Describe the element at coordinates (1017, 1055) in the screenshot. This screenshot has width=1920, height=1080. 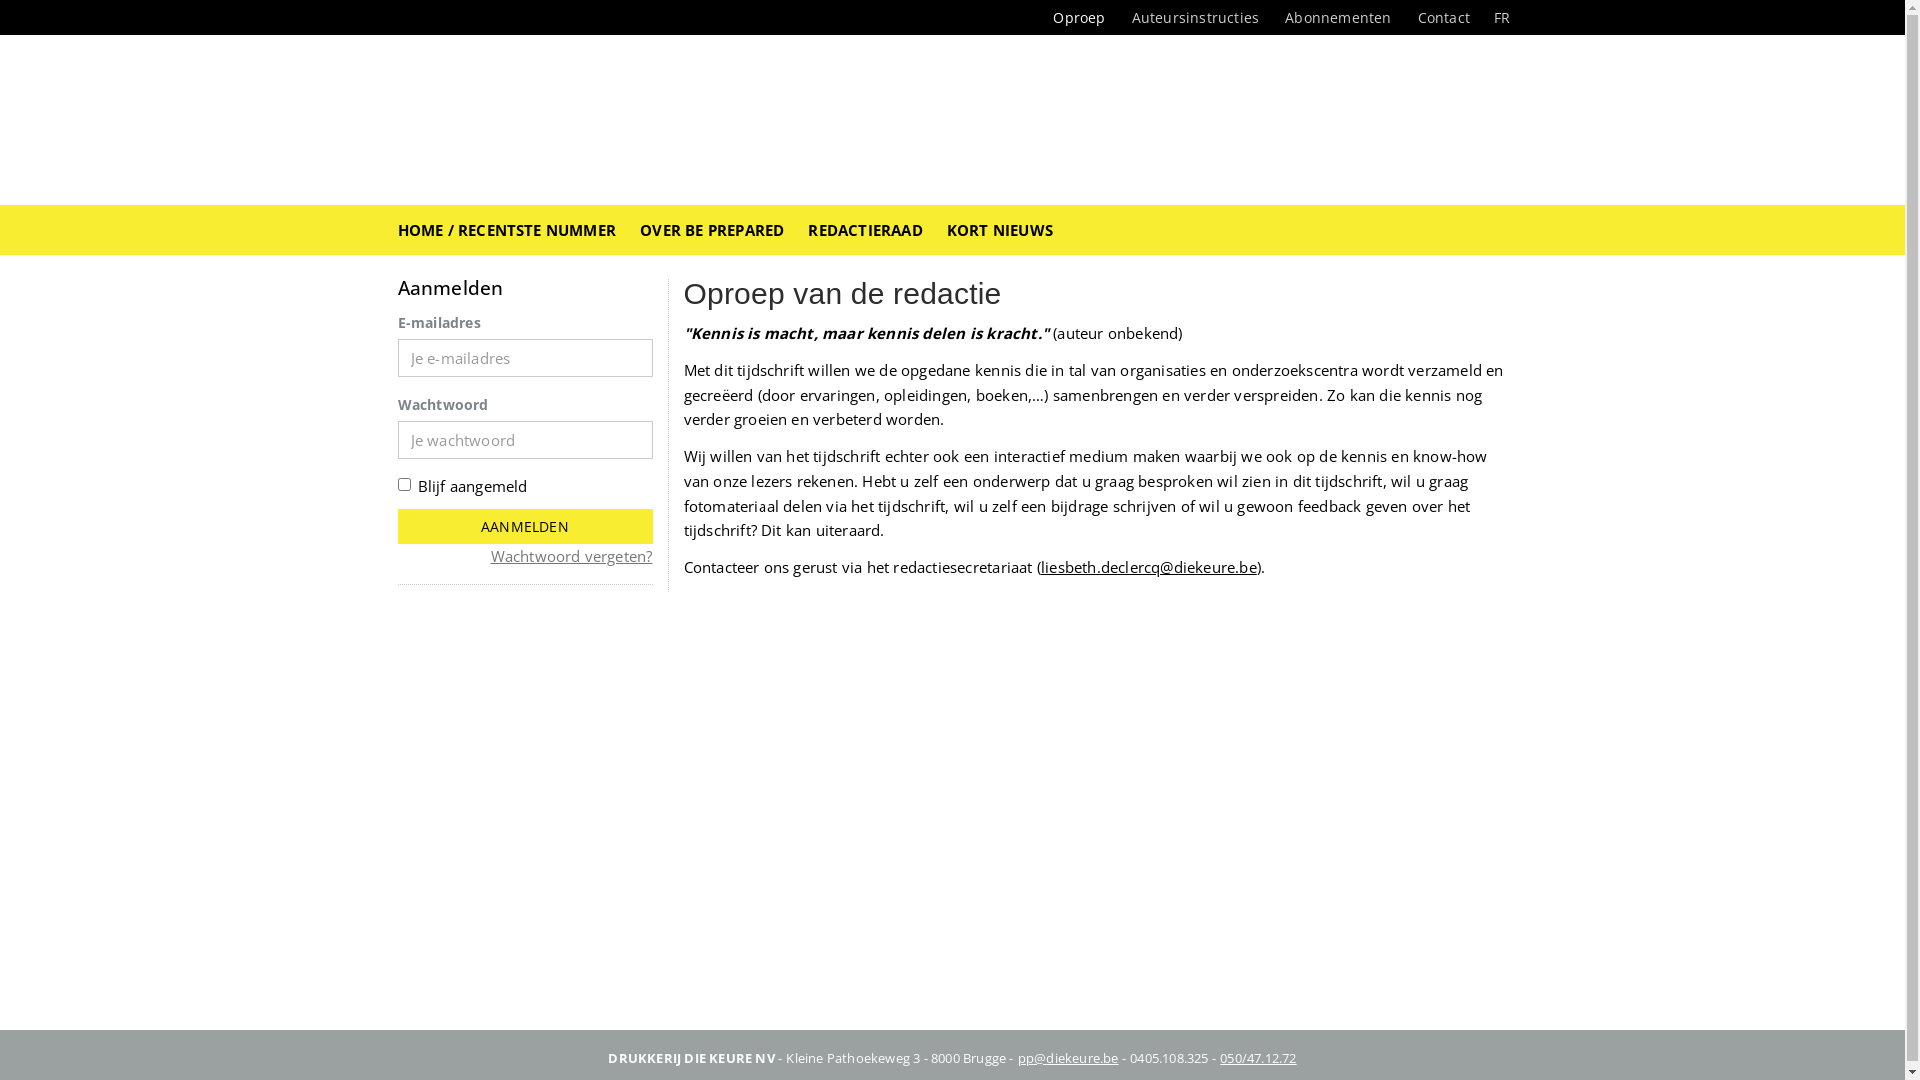
I see `'pp@diekeure.be'` at that location.